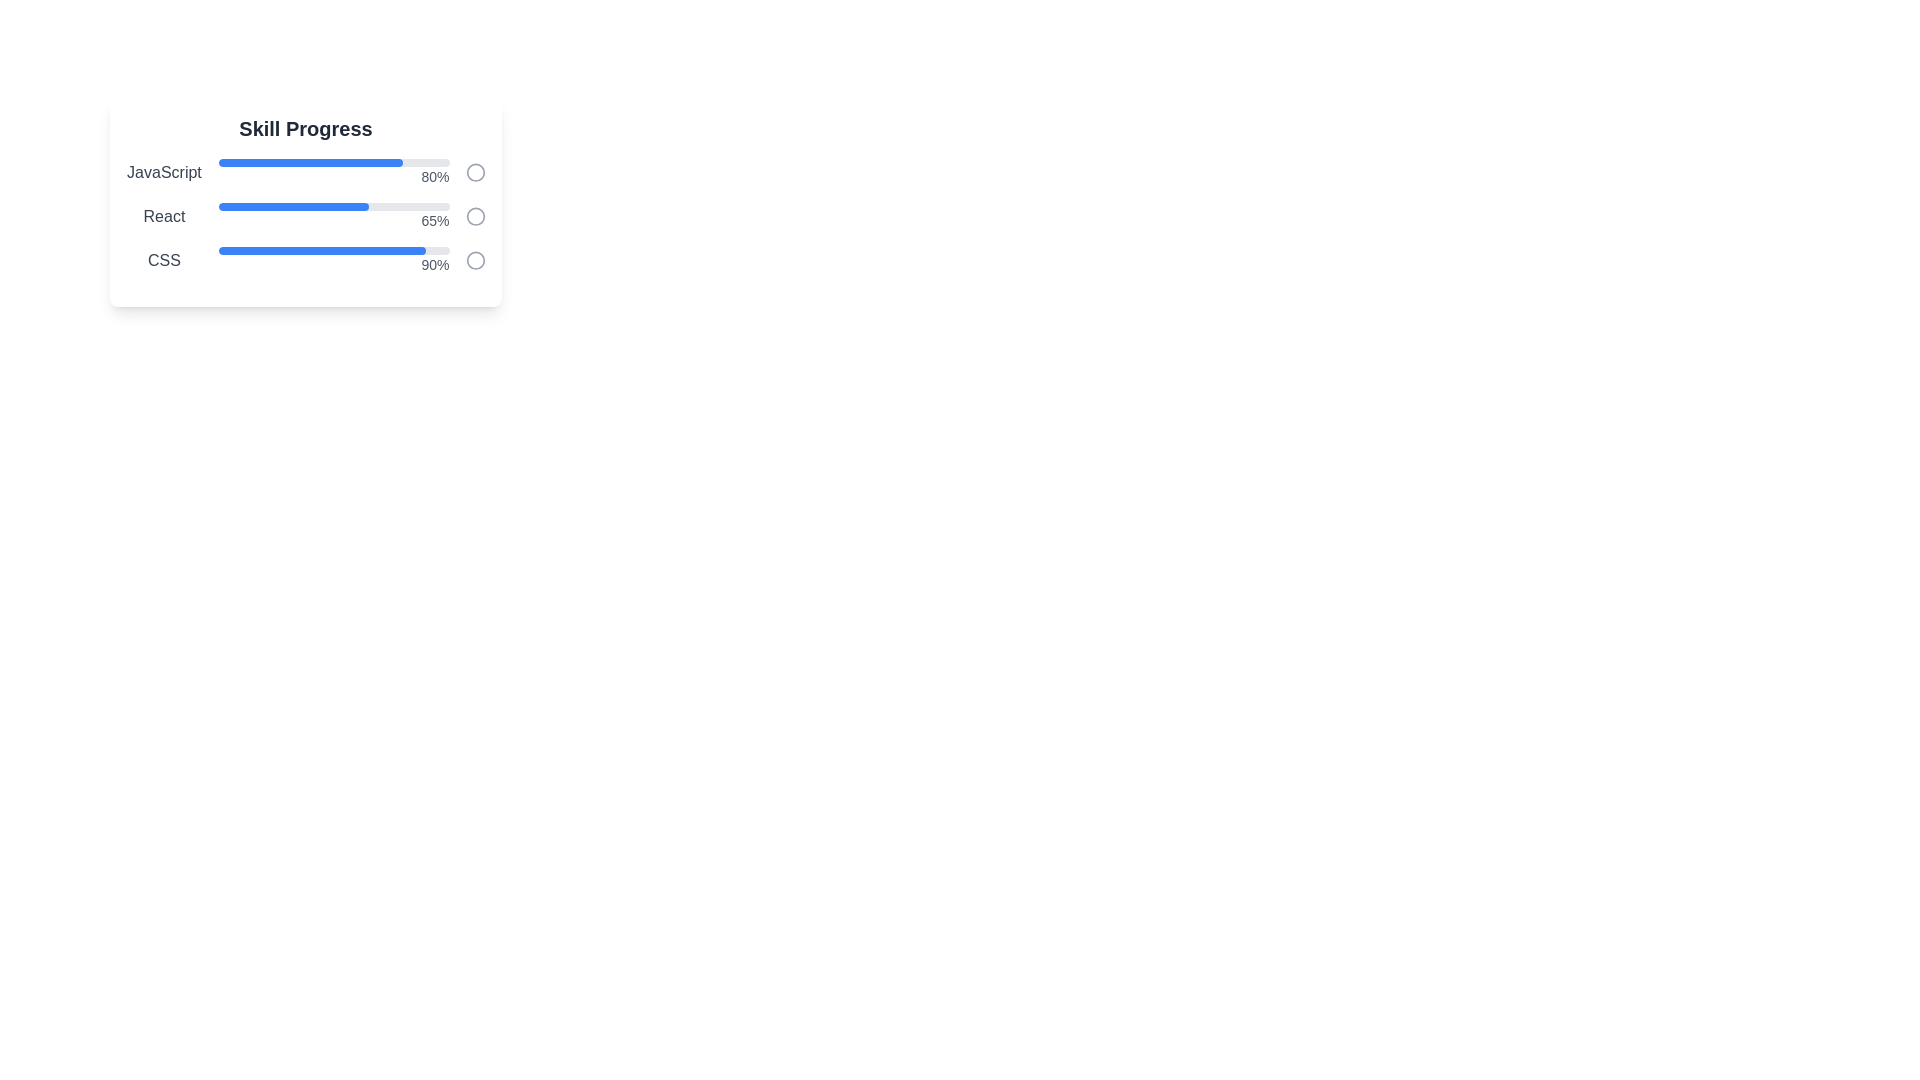 The image size is (1920, 1080). What do you see at coordinates (334, 172) in the screenshot?
I see `the progress indicator associated with the 'JavaScript' skill, which displays an 80% completion label and is located in the first row of the 'Skill Progress' list` at bounding box center [334, 172].